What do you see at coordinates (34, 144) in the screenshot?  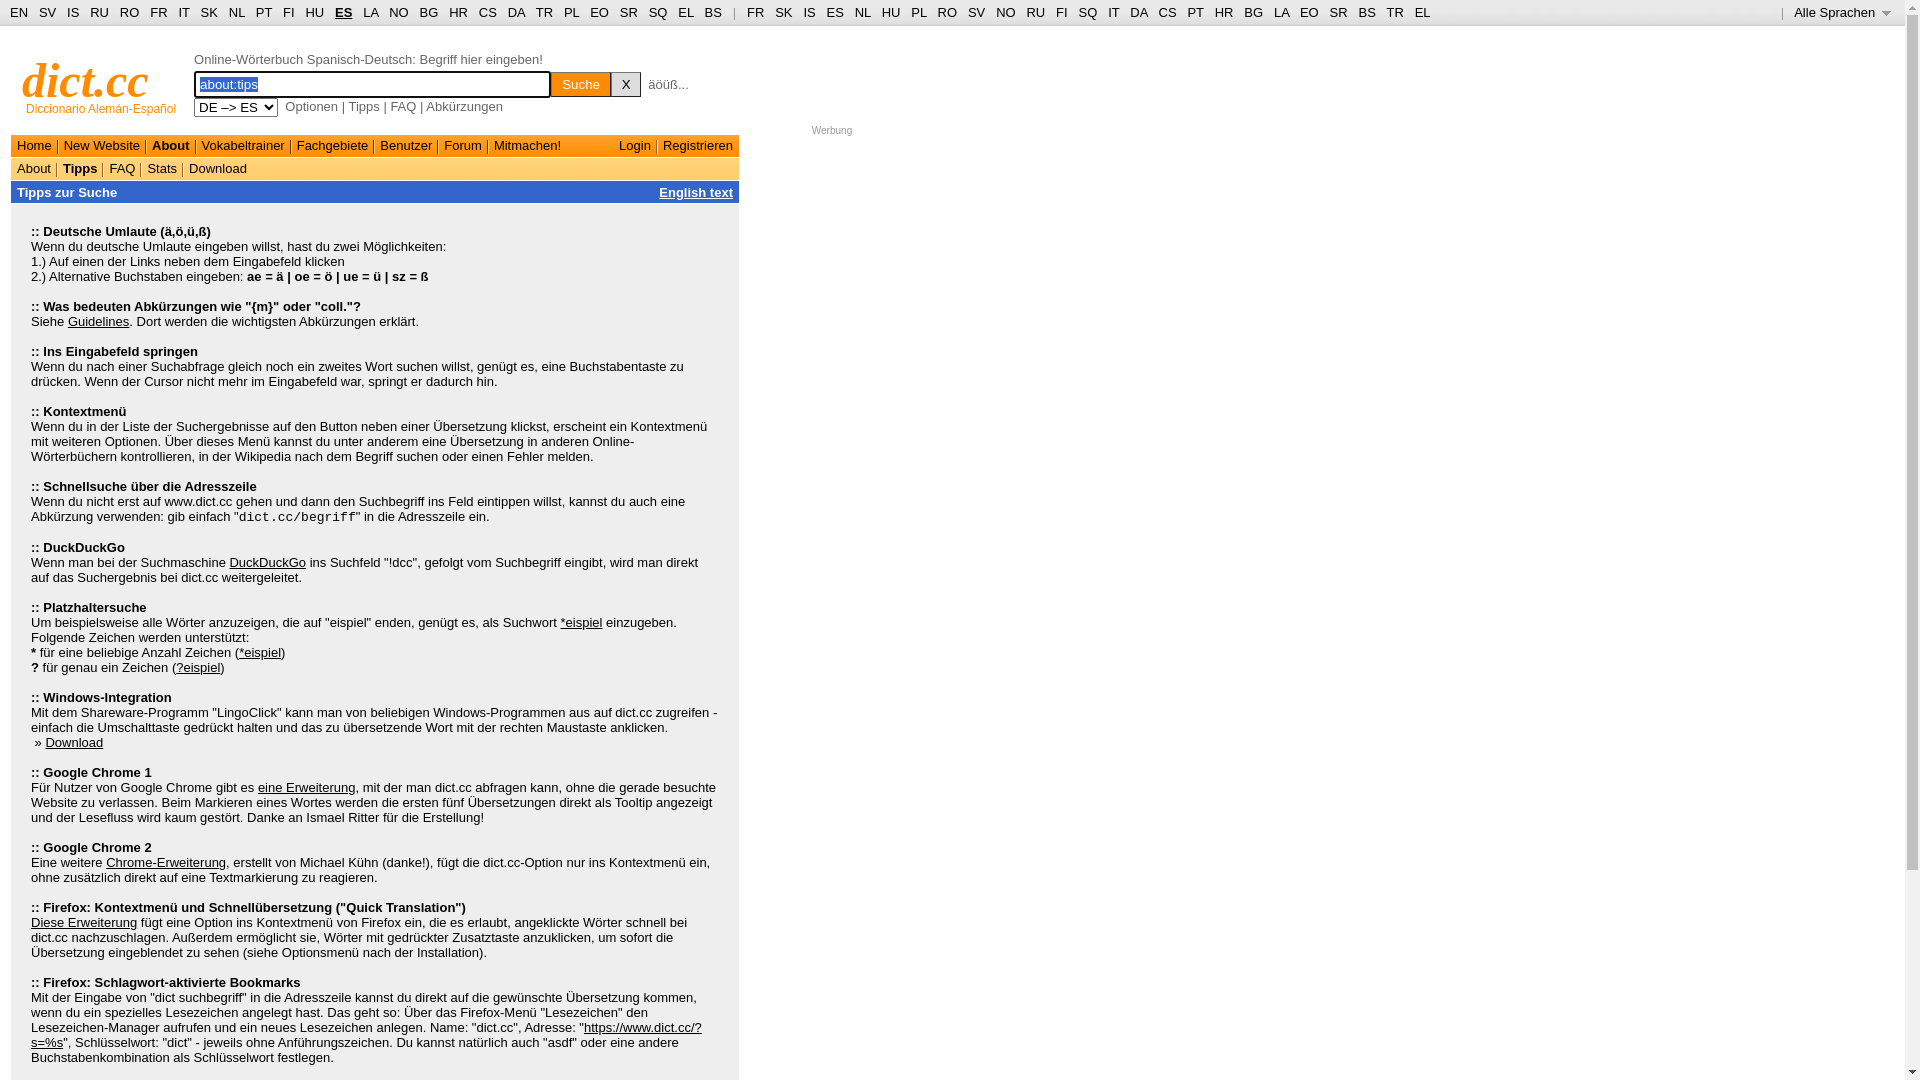 I see `'Home'` at bounding box center [34, 144].